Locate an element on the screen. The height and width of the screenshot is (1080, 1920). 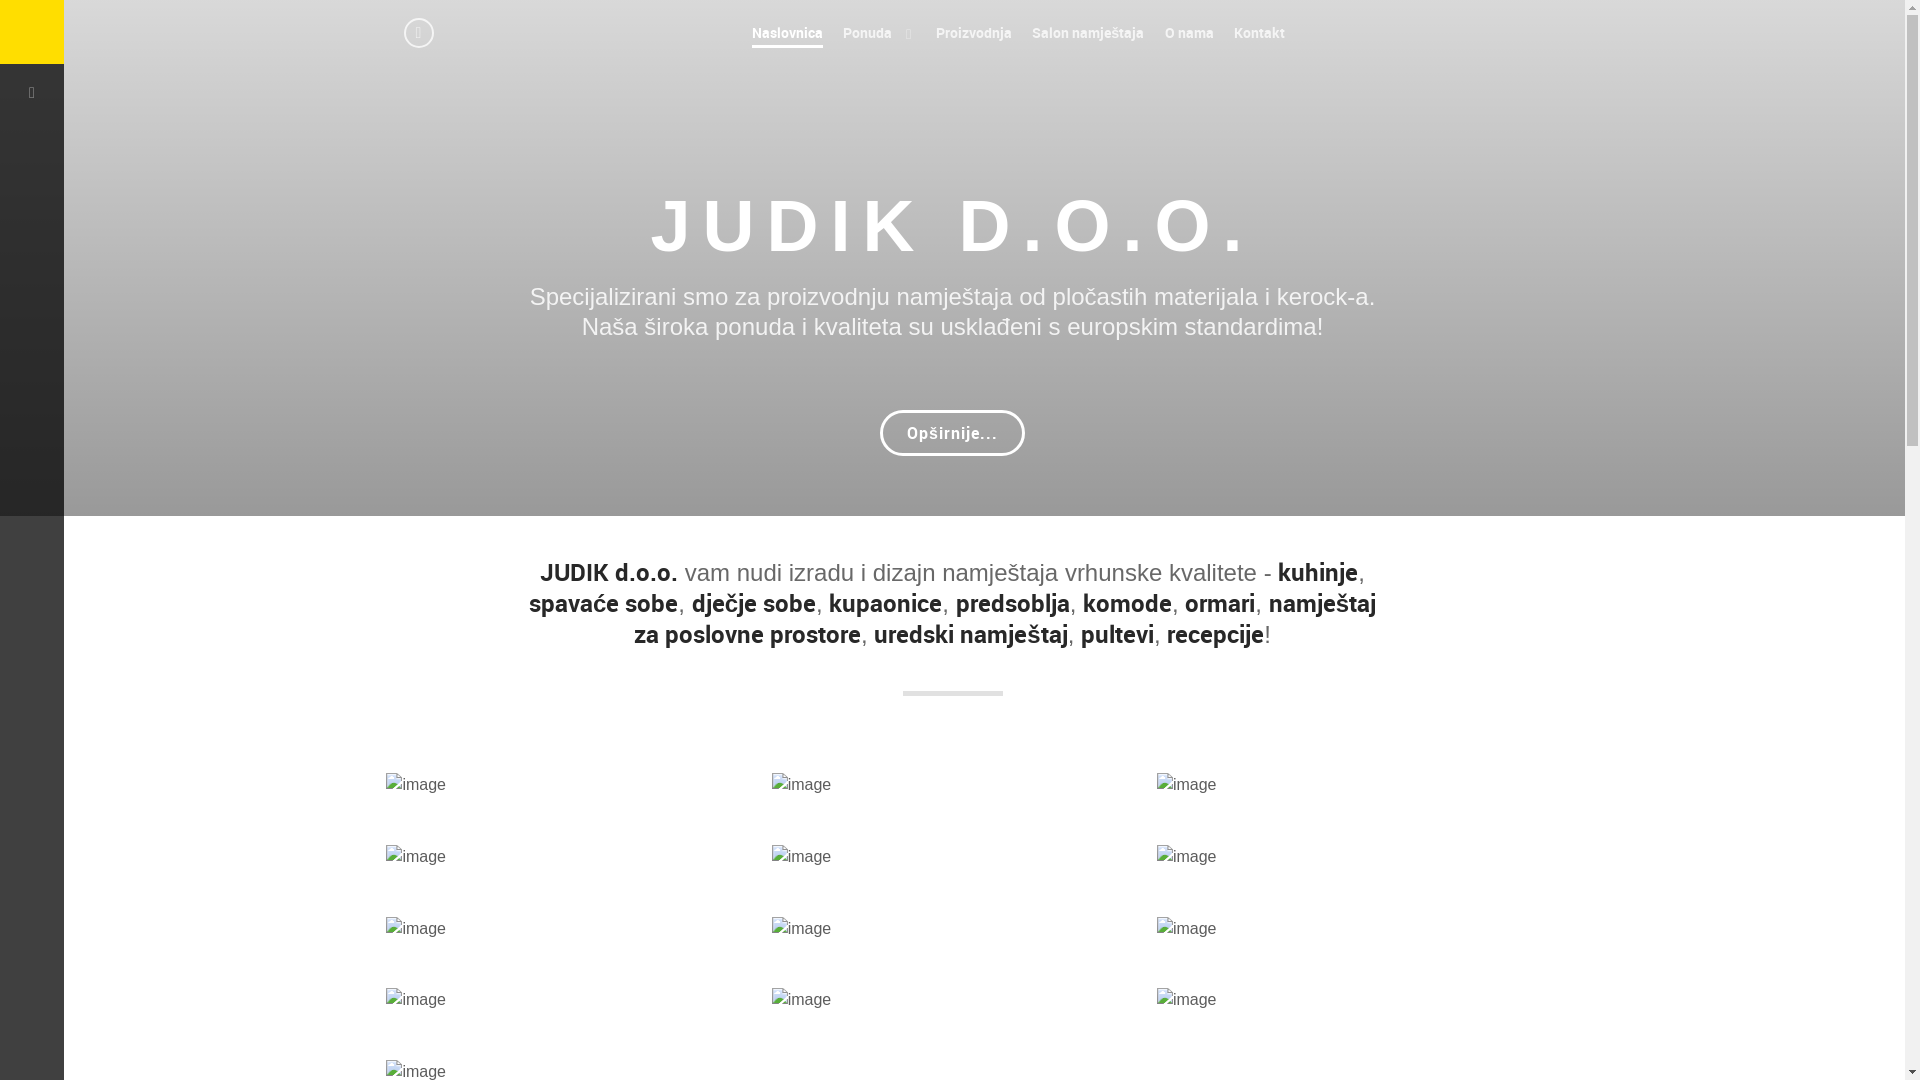
'Proizvodnja' is located at coordinates (974, 32).